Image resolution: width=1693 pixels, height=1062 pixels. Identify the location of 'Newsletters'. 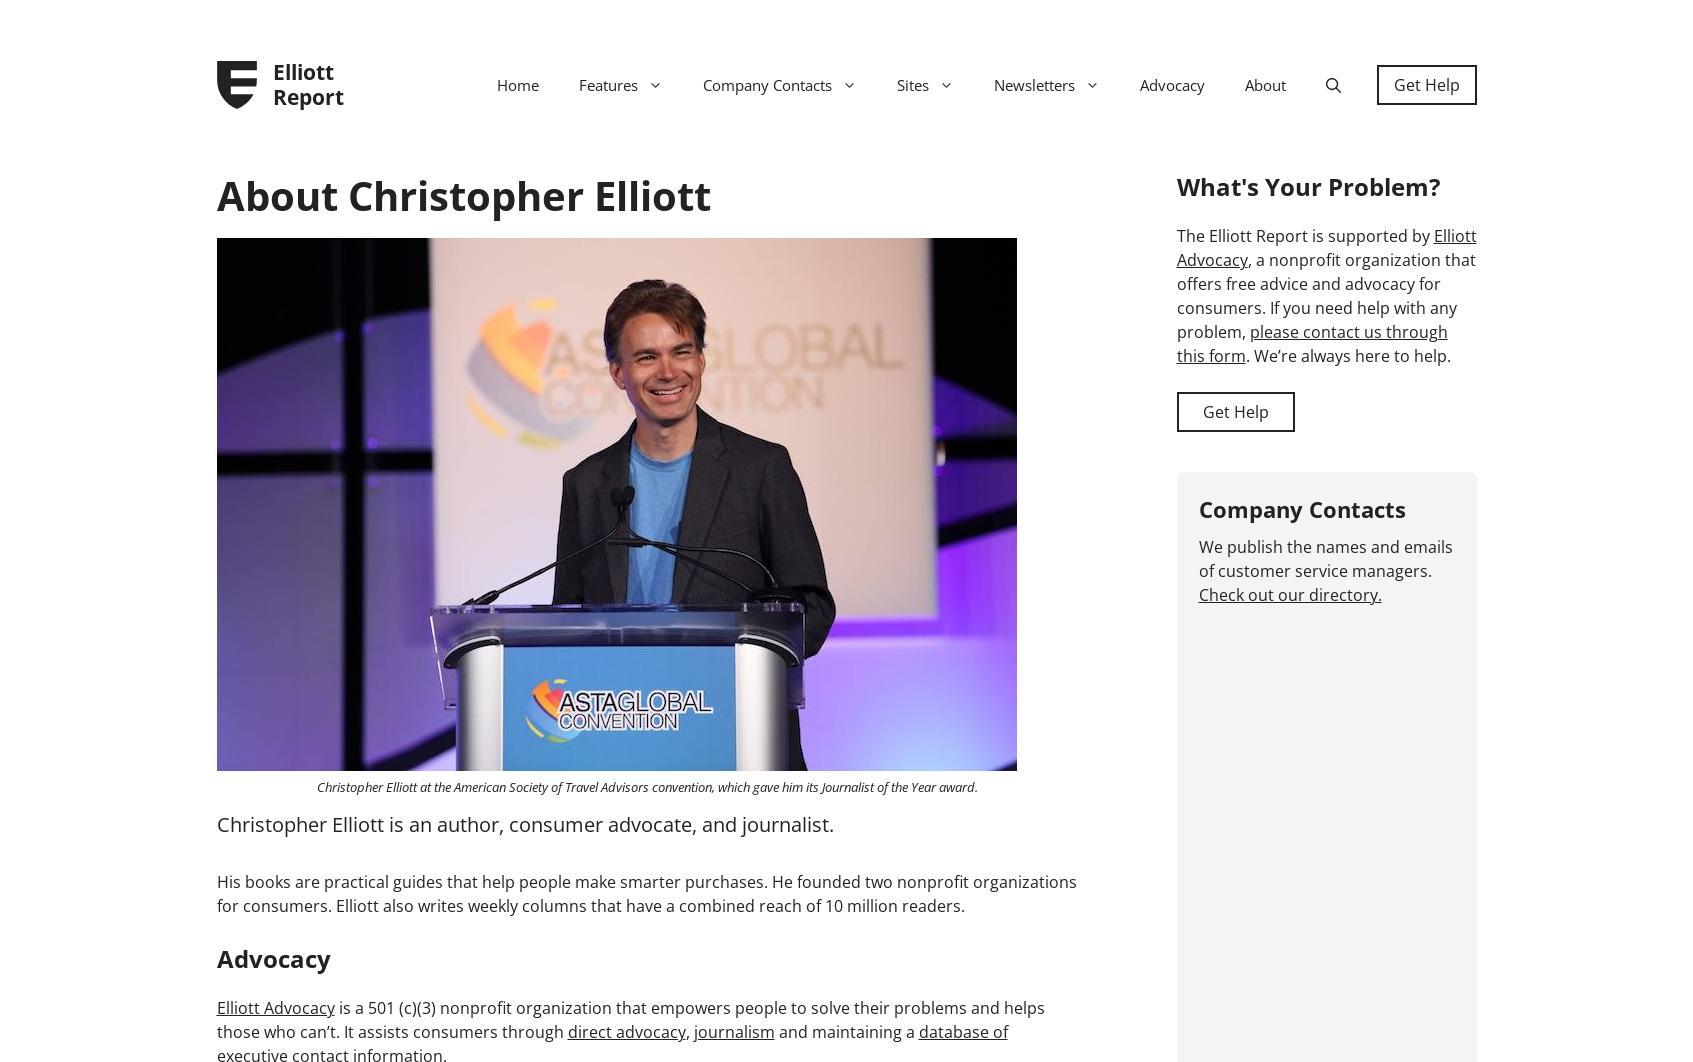
(1033, 84).